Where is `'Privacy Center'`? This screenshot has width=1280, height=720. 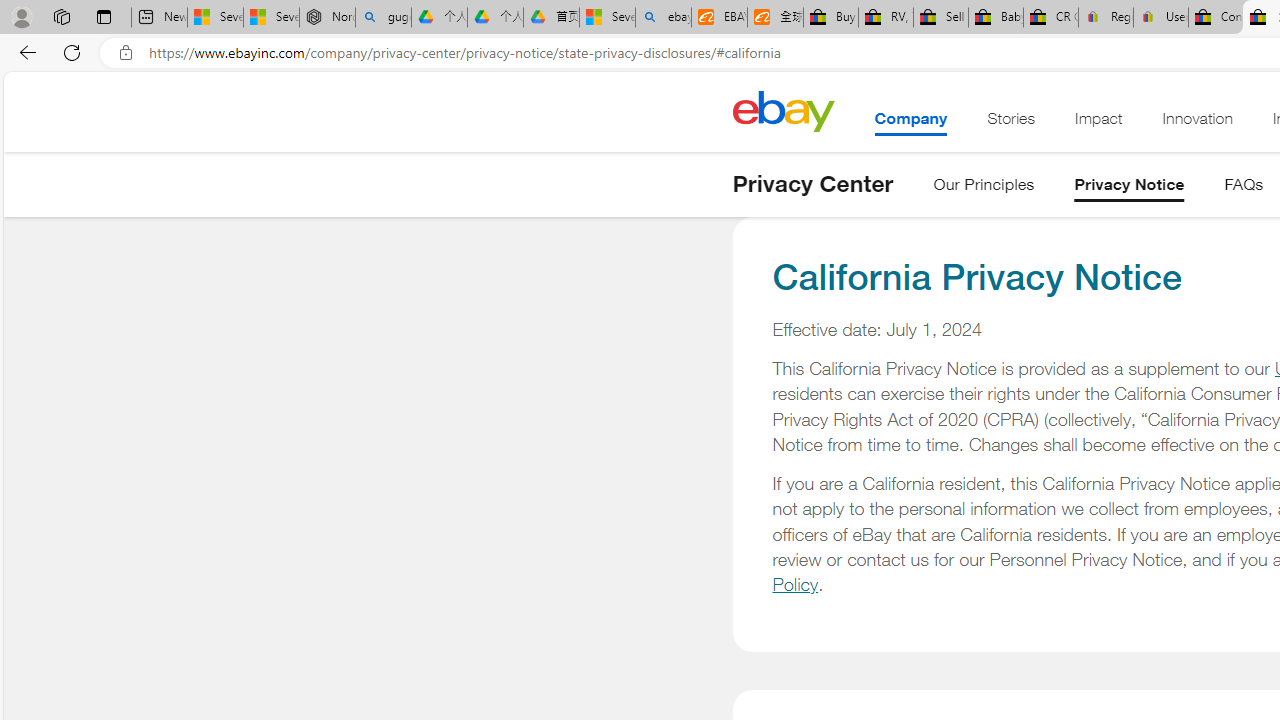 'Privacy Center' is located at coordinates (812, 183).